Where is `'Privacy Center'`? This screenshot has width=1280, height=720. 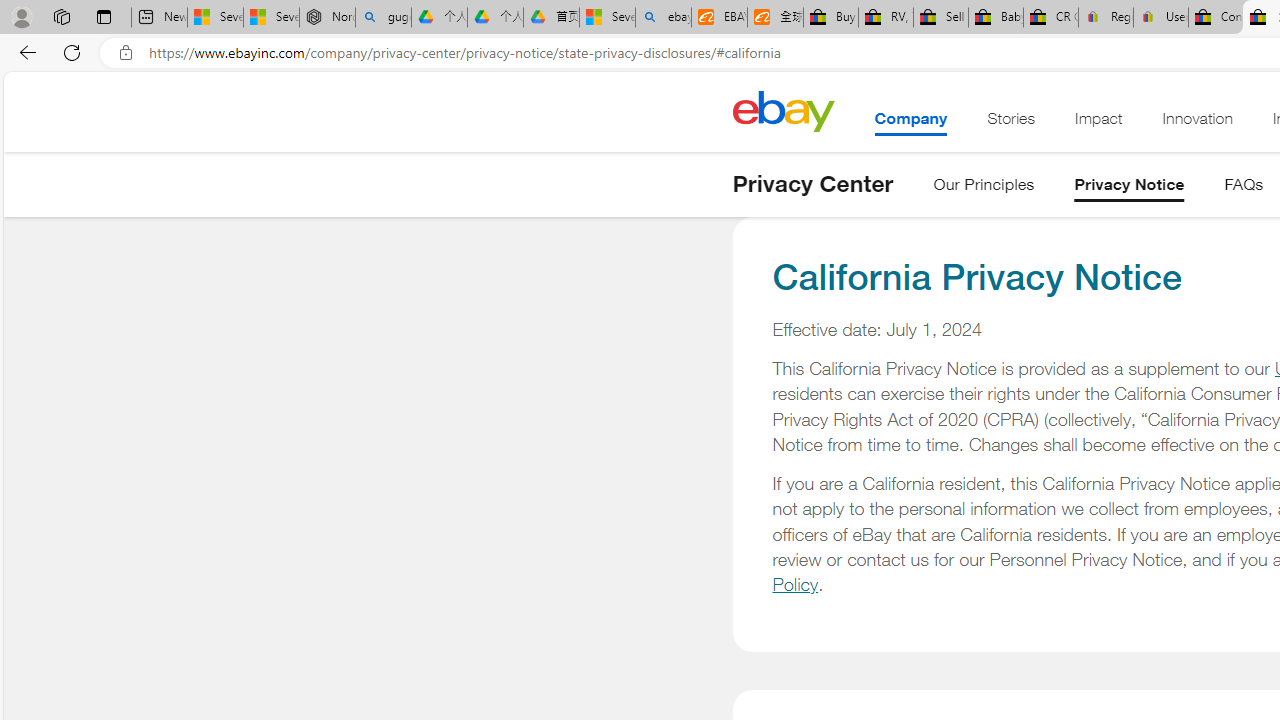 'Privacy Center' is located at coordinates (812, 183).